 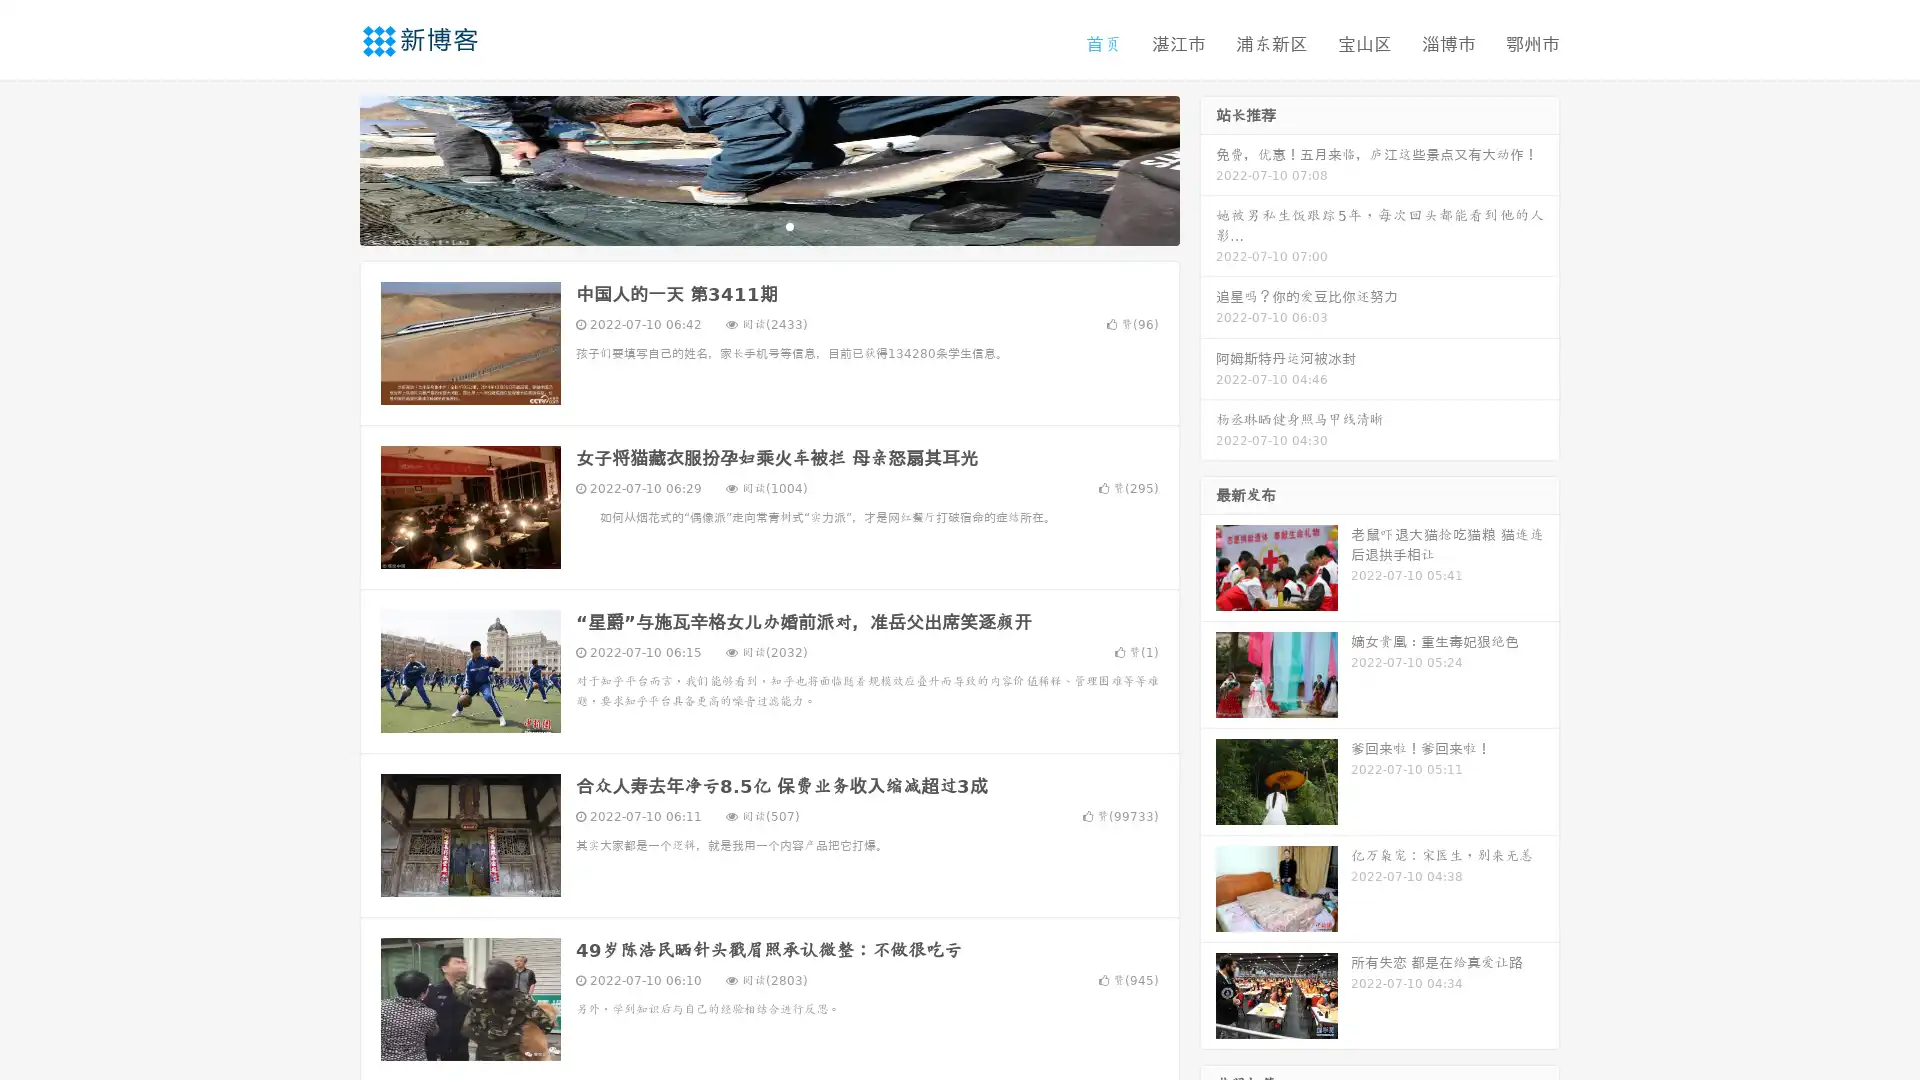 What do you see at coordinates (330, 168) in the screenshot?
I see `Previous slide` at bounding box center [330, 168].